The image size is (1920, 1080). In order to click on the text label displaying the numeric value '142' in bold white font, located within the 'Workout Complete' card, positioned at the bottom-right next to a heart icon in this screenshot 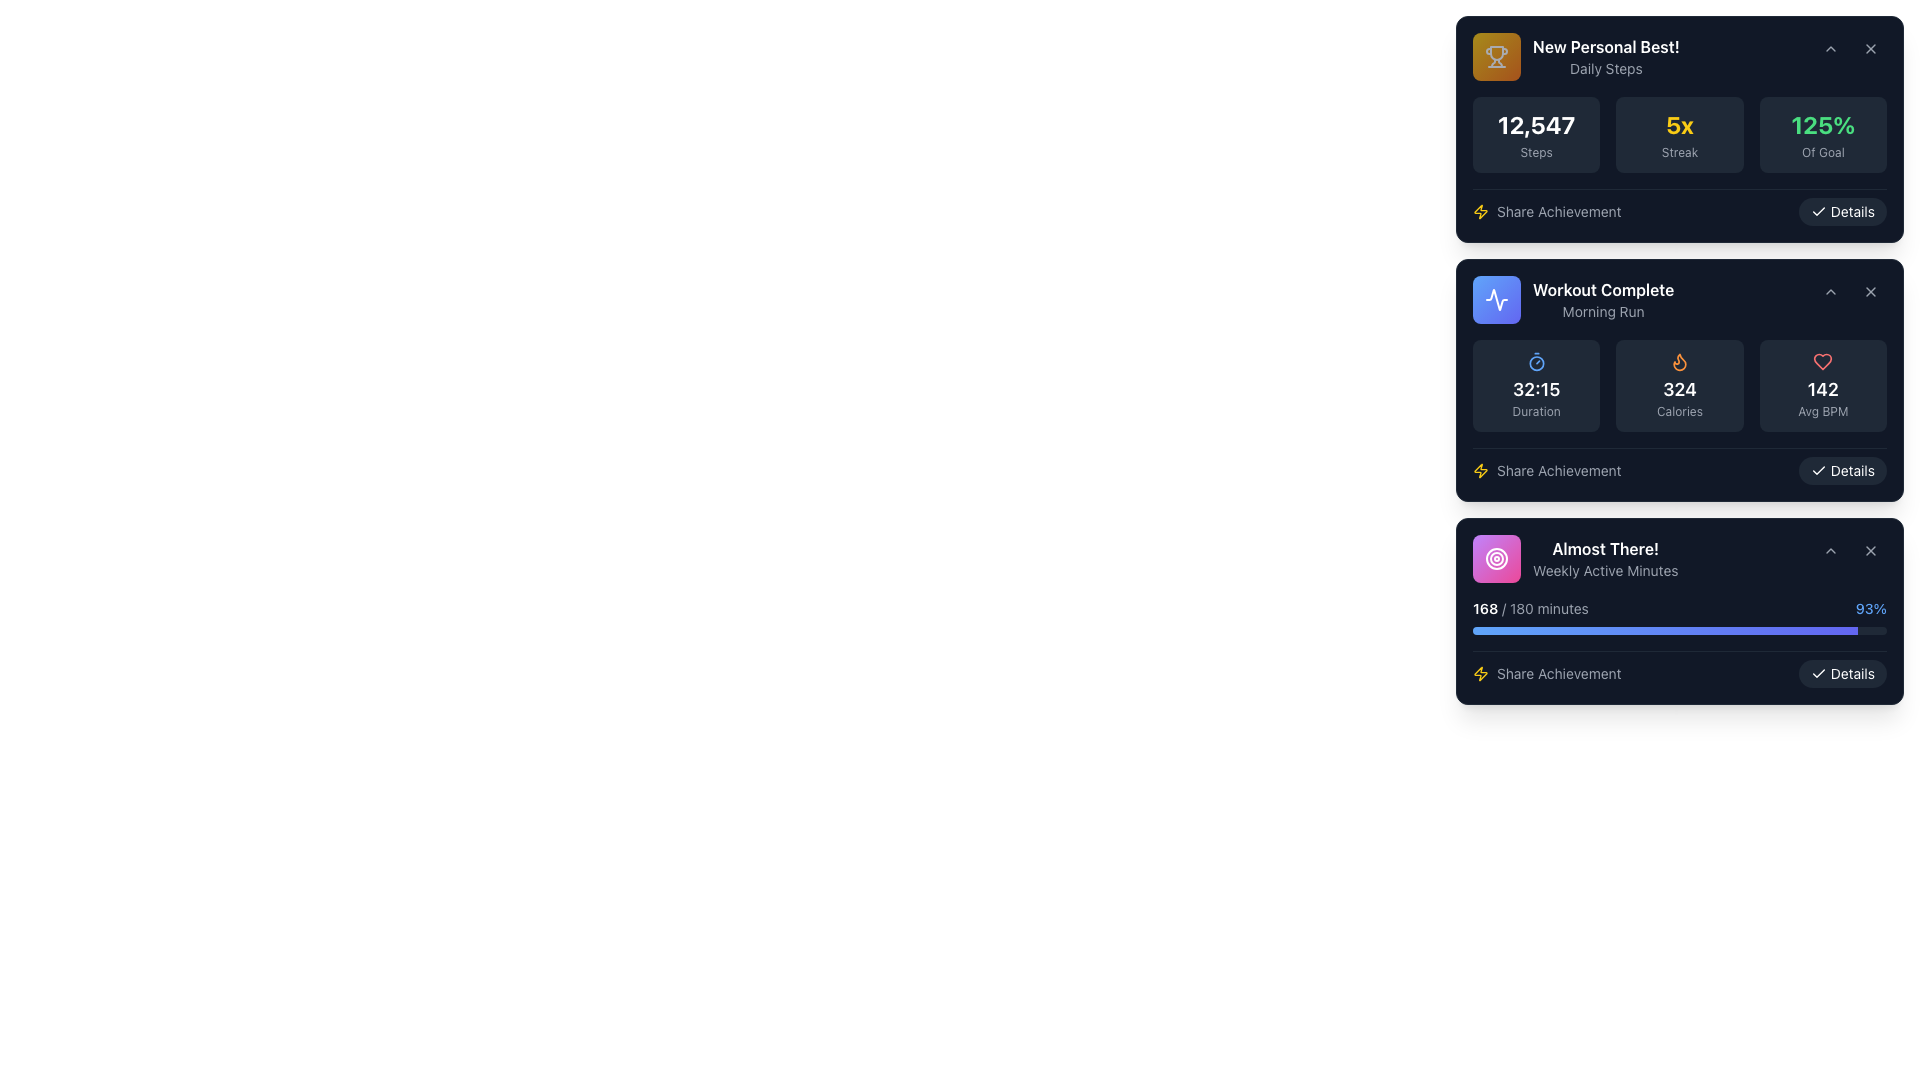, I will do `click(1823, 389)`.